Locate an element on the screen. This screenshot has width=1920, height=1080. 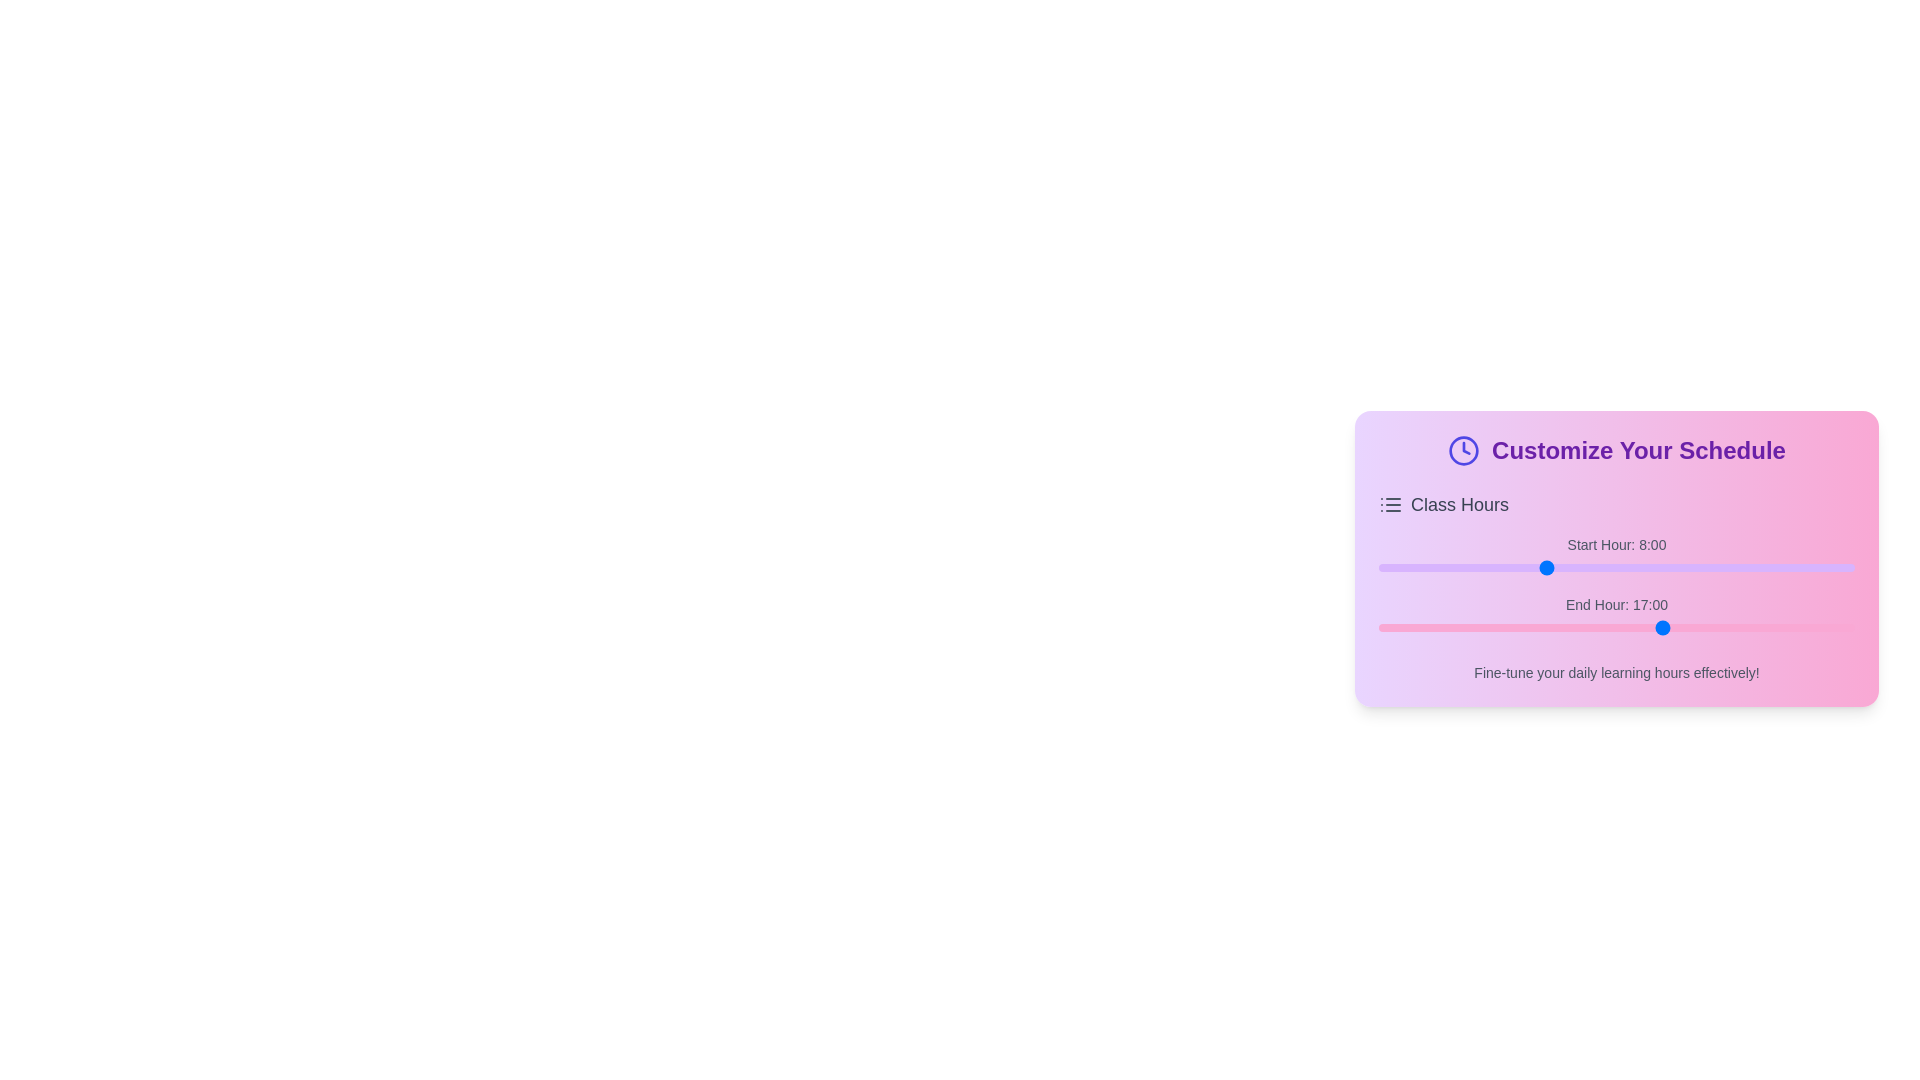
the slider to set the start hour to 1 is located at coordinates (1398, 567).